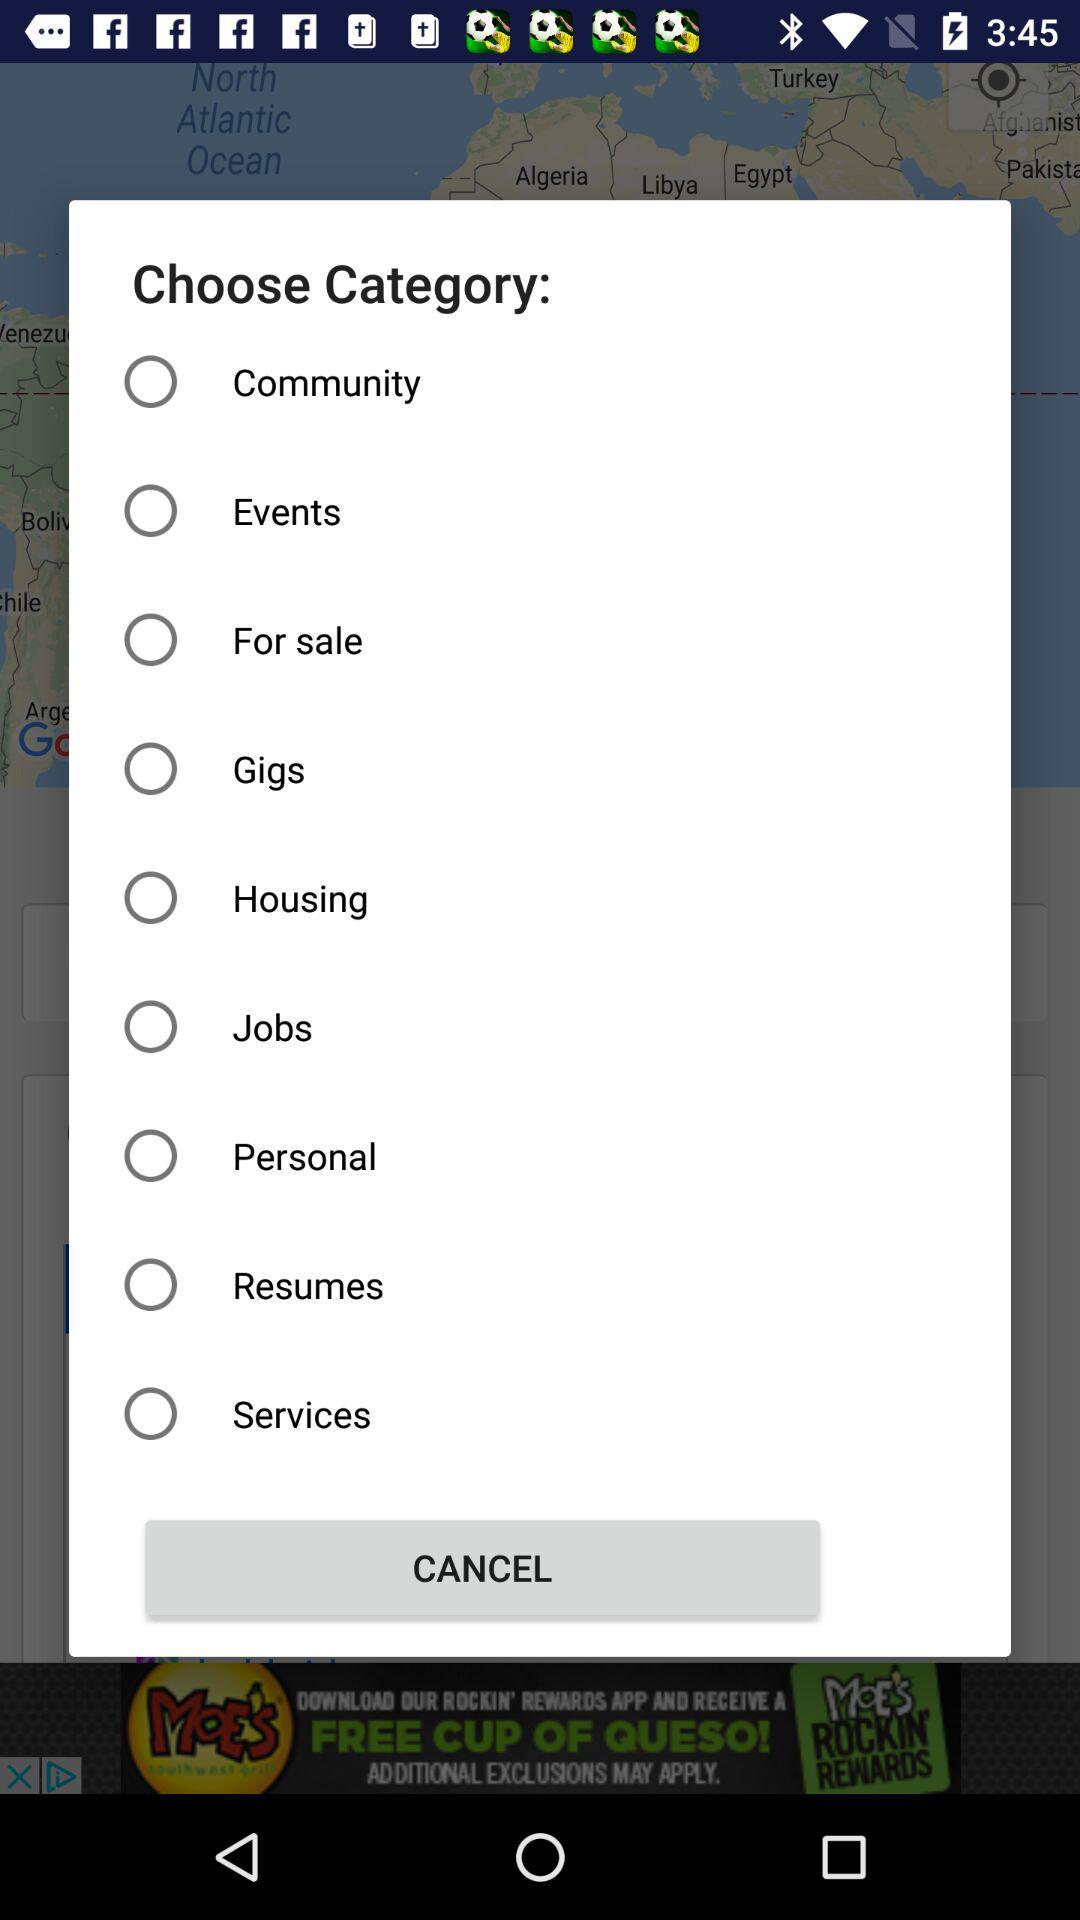 This screenshot has width=1080, height=1920. I want to click on services, so click(482, 1412).